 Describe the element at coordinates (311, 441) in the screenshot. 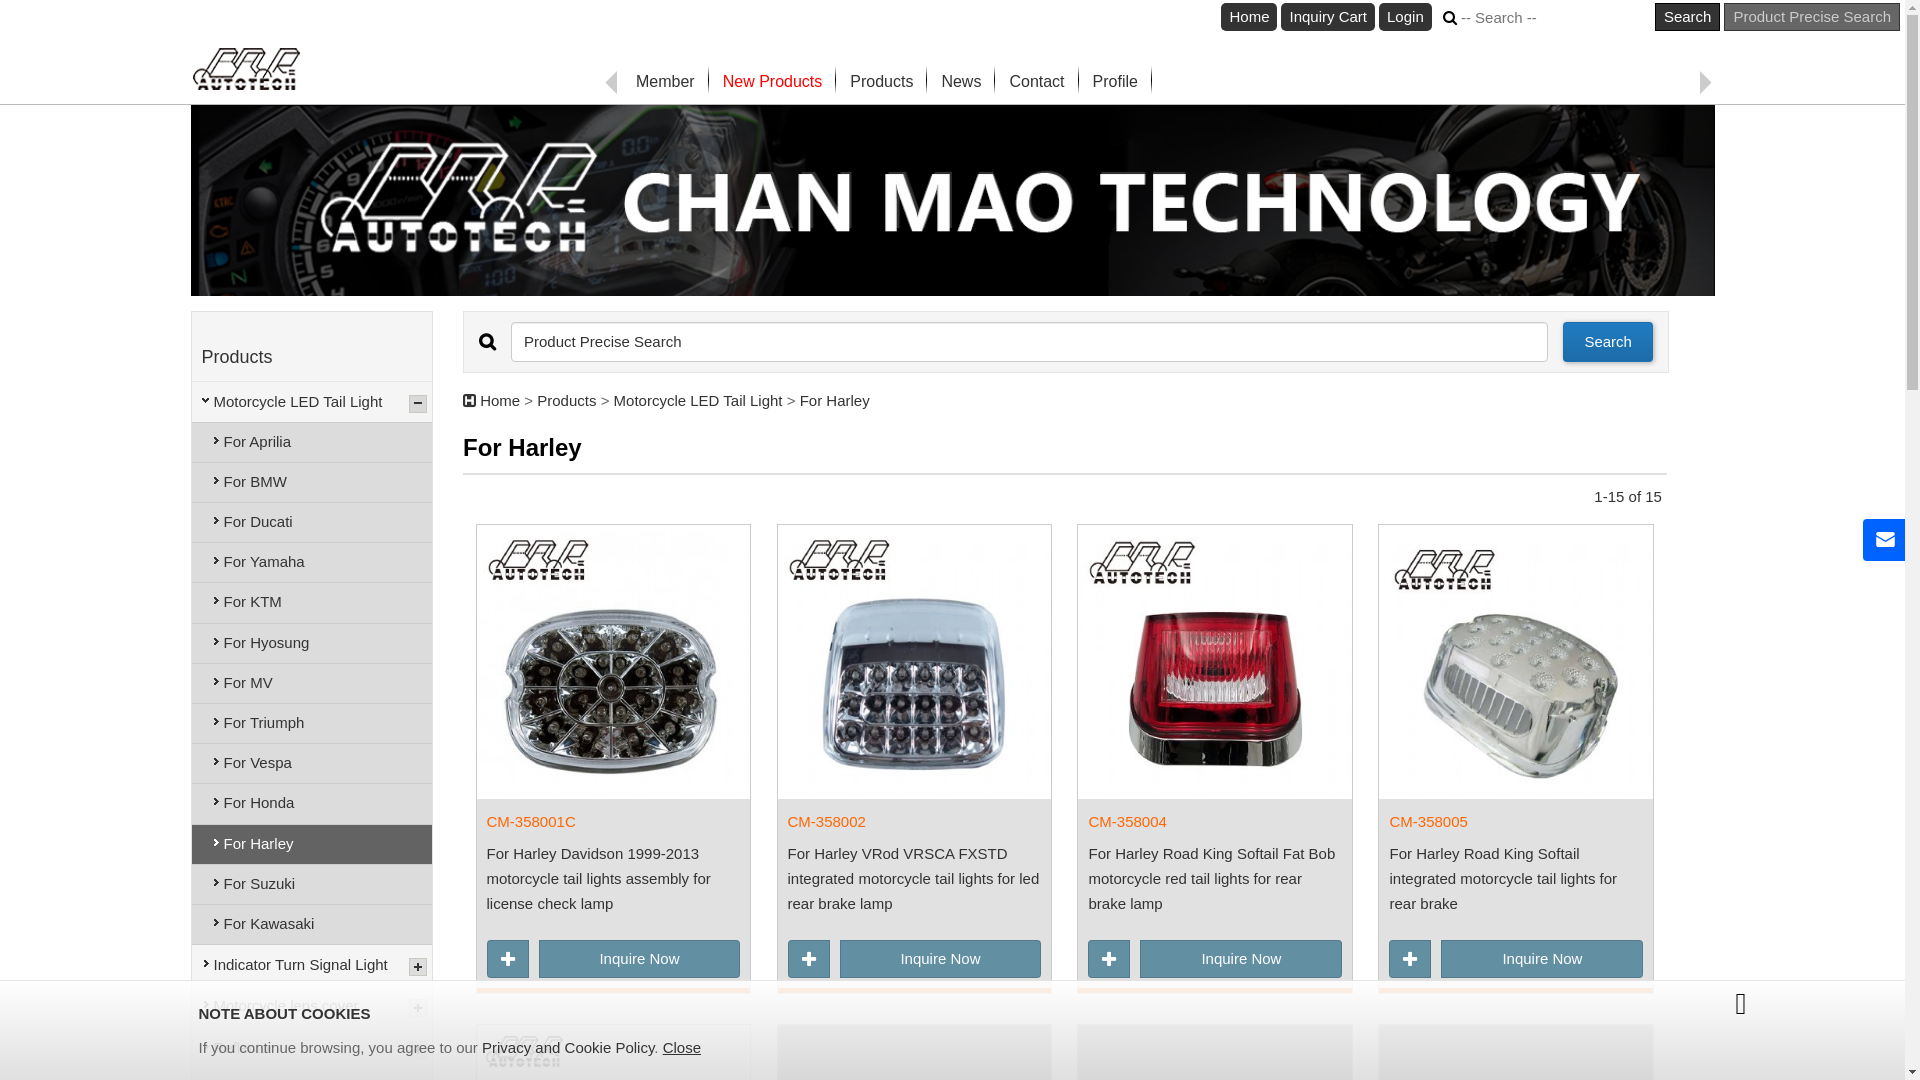

I see `'For Aprilia'` at that location.